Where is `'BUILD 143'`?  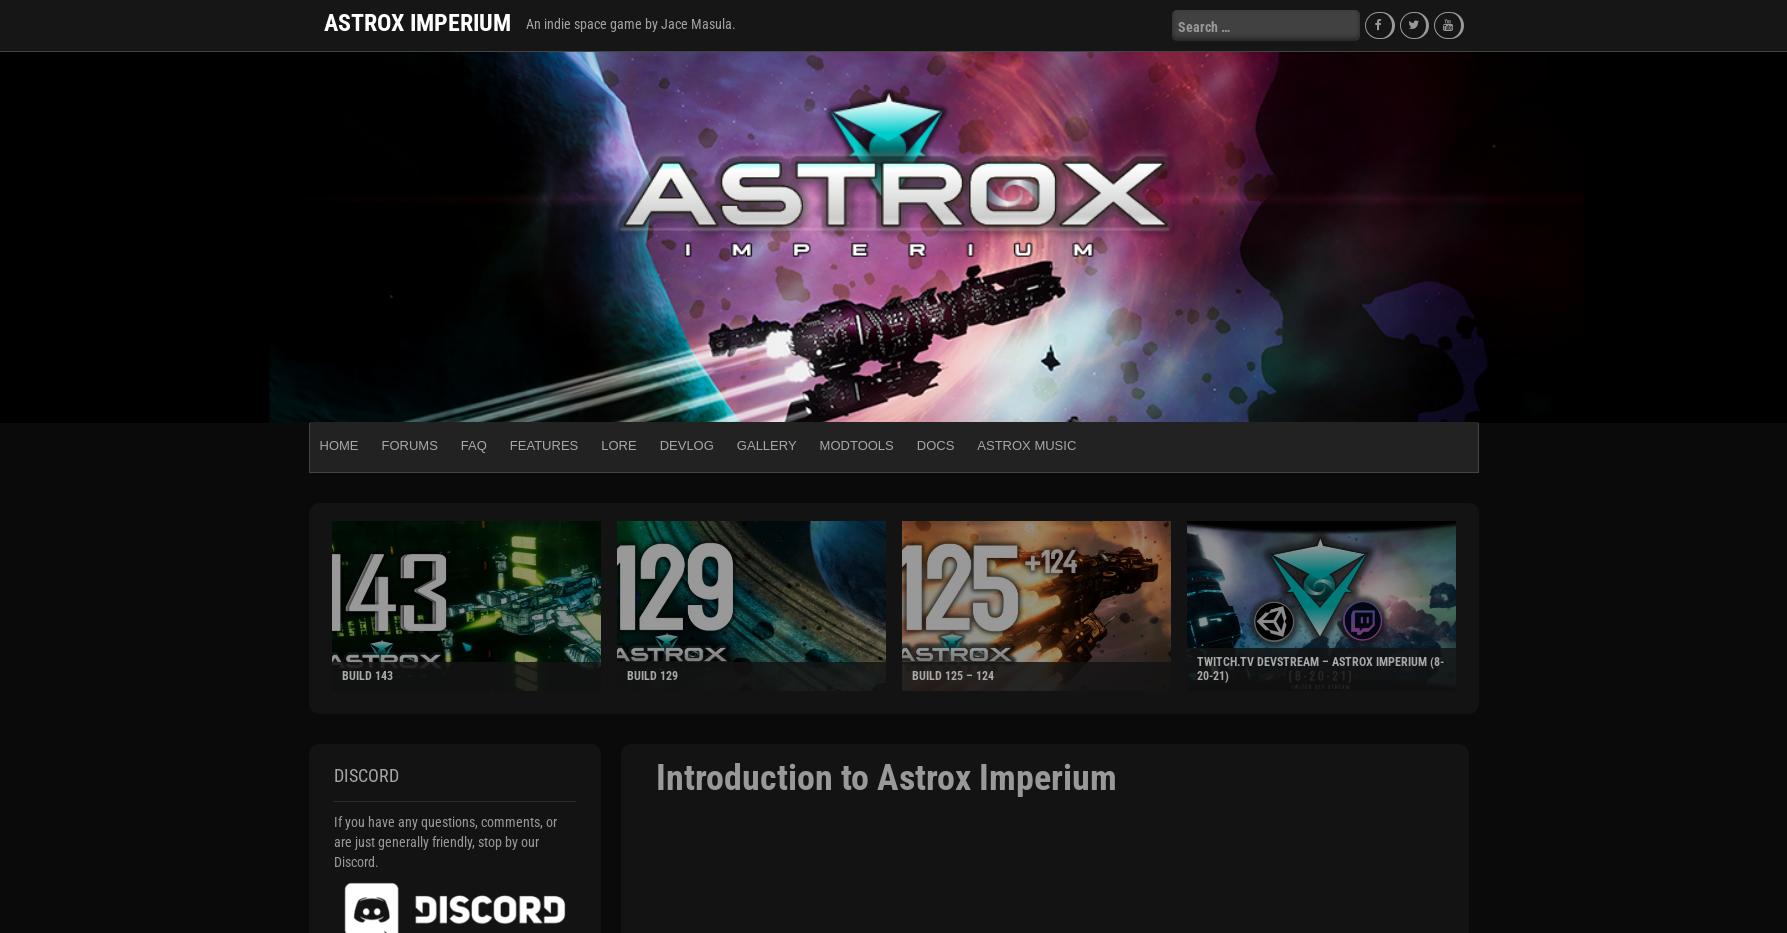 'BUILD 143' is located at coordinates (339, 675).